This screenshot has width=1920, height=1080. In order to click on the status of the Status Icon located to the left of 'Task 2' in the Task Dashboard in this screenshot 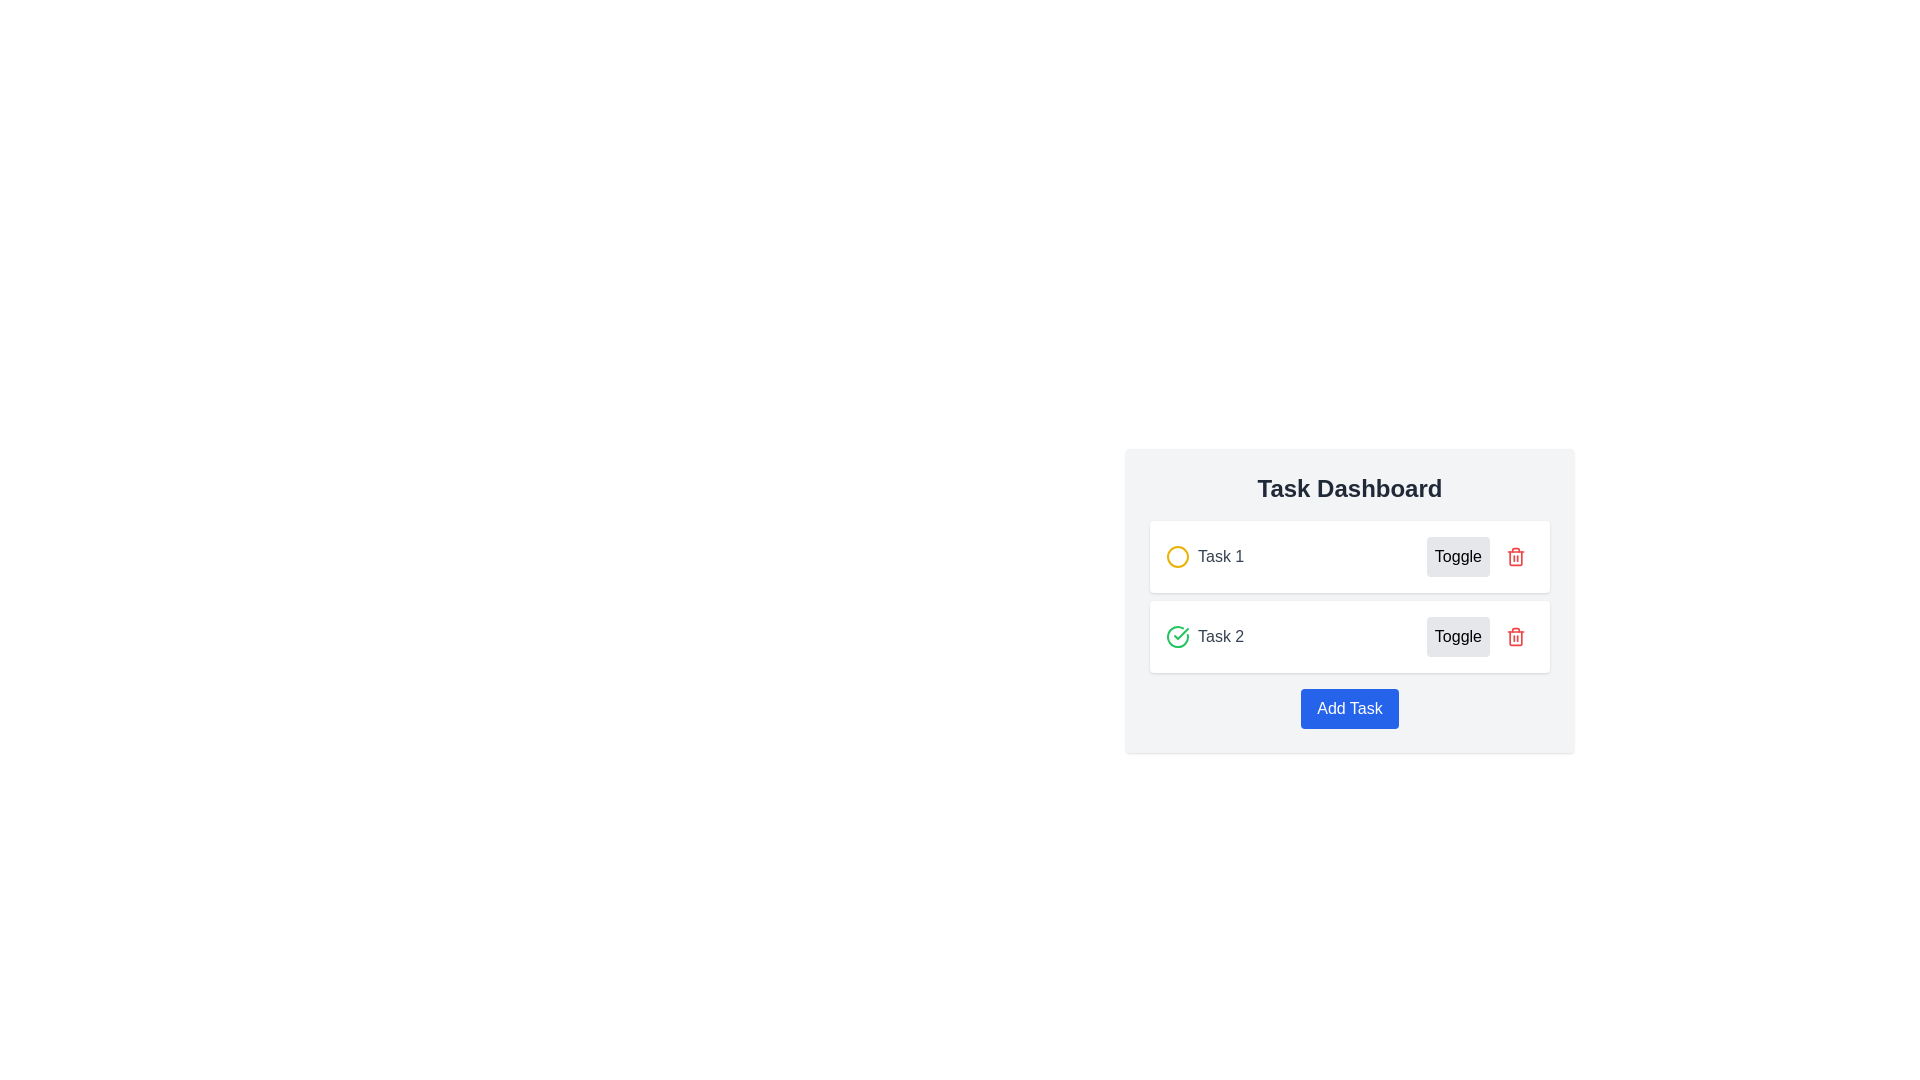, I will do `click(1177, 636)`.